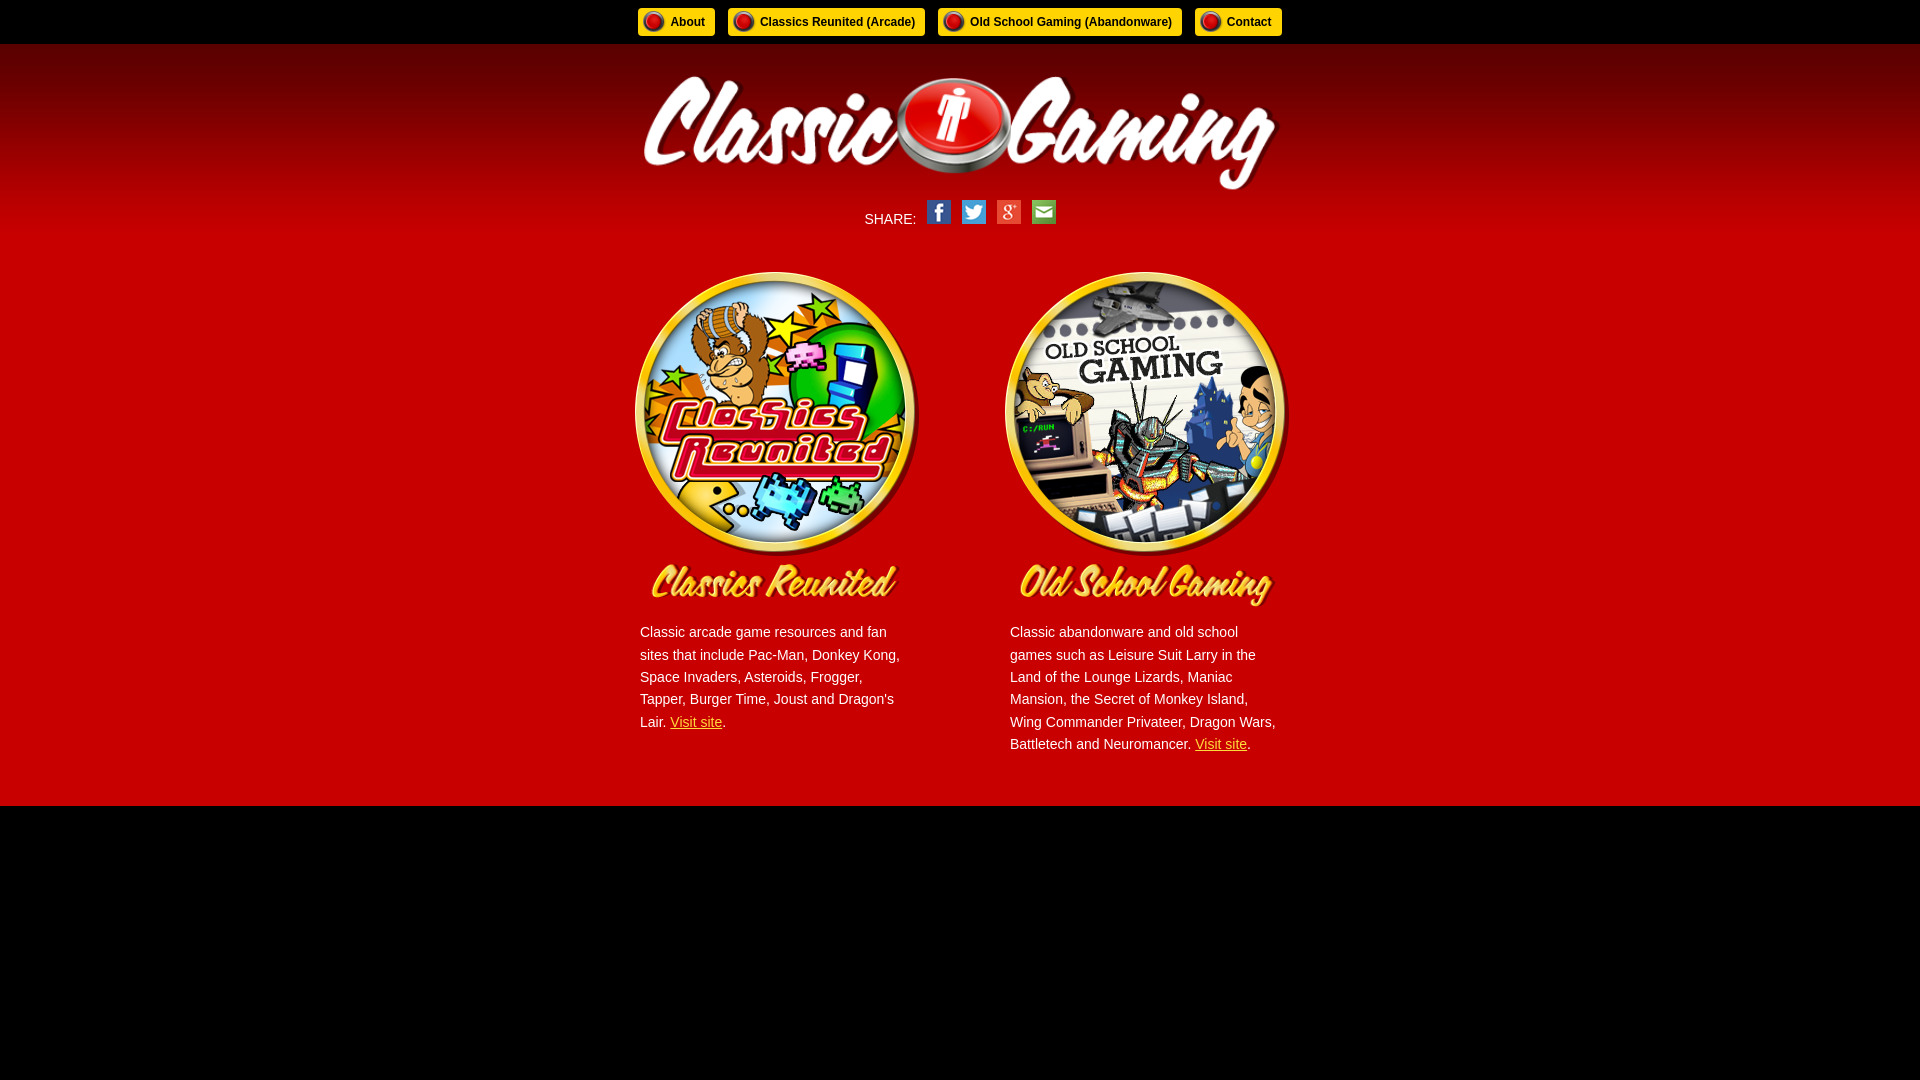 This screenshot has height=1080, width=1920. Describe the element at coordinates (1219, 744) in the screenshot. I see `'Visit site'` at that location.